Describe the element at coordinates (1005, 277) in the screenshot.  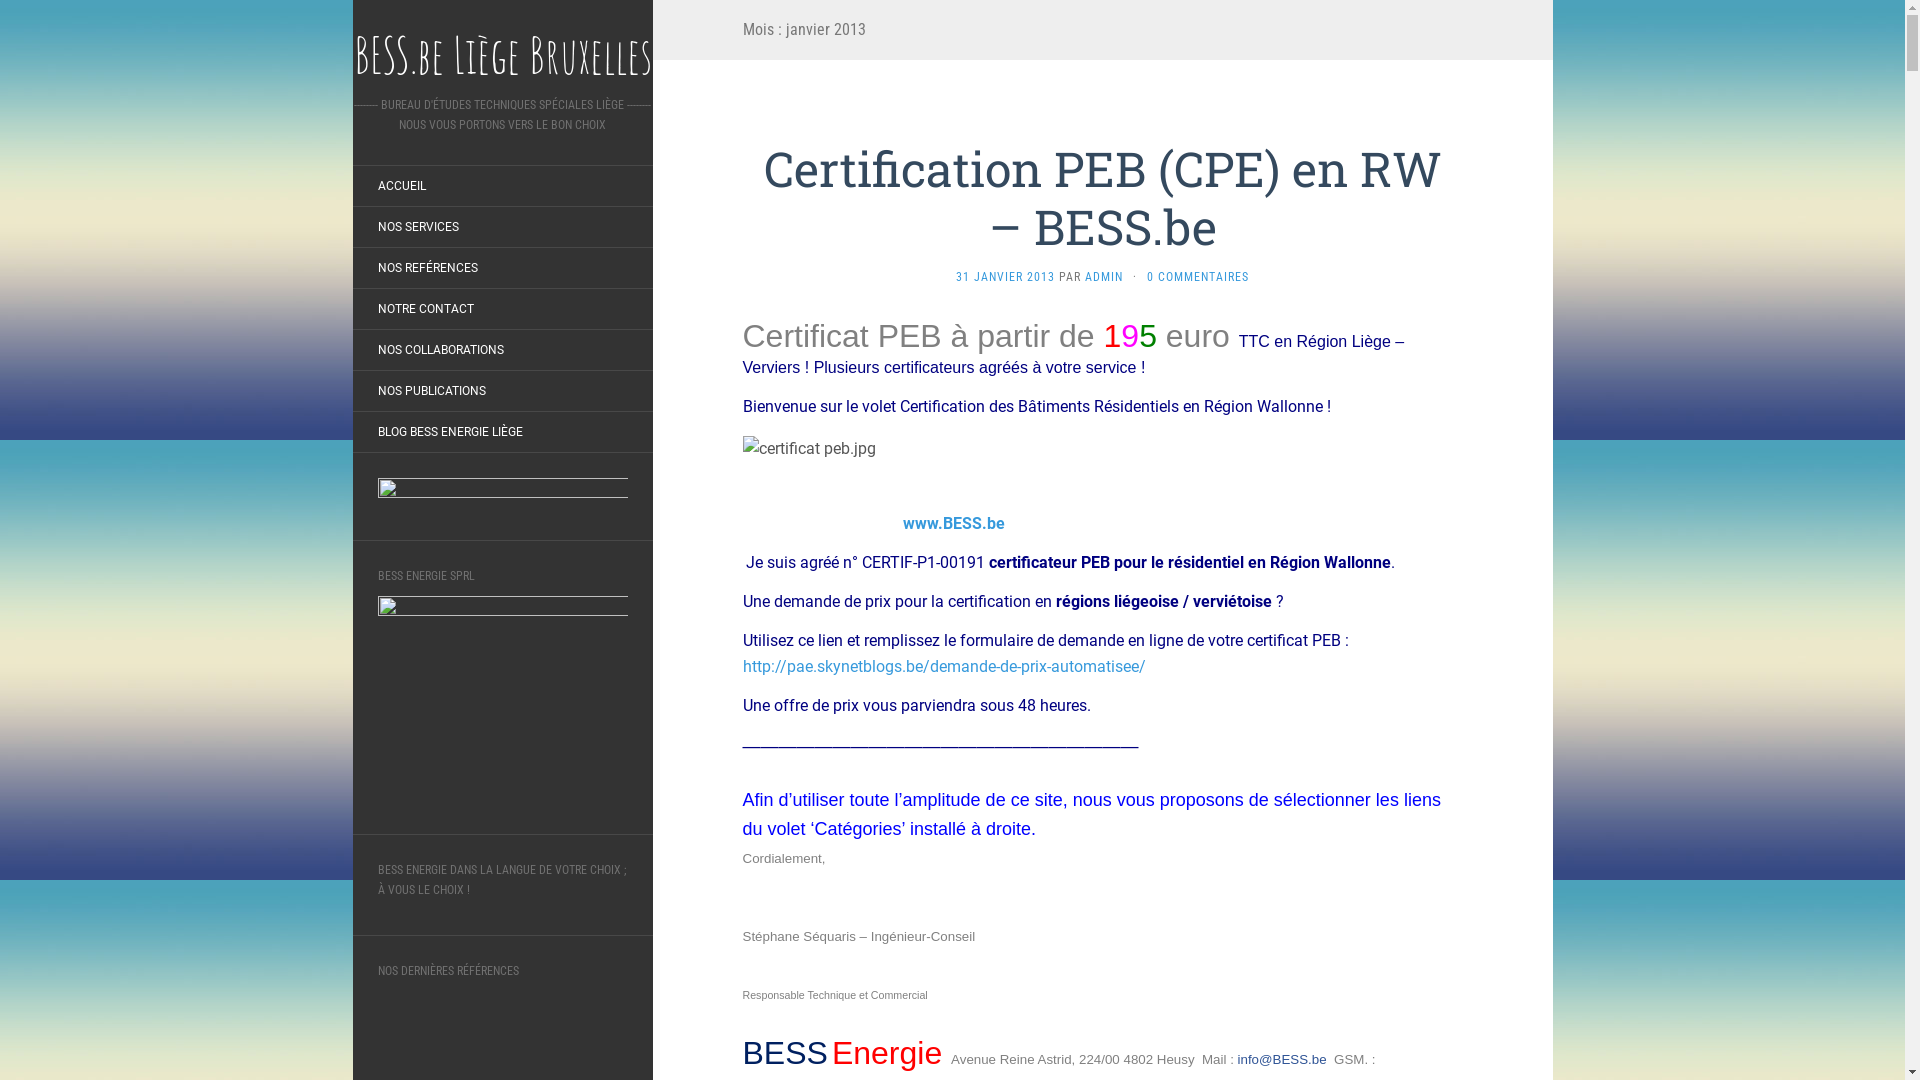
I see `'31 JANVIER 2013'` at that location.